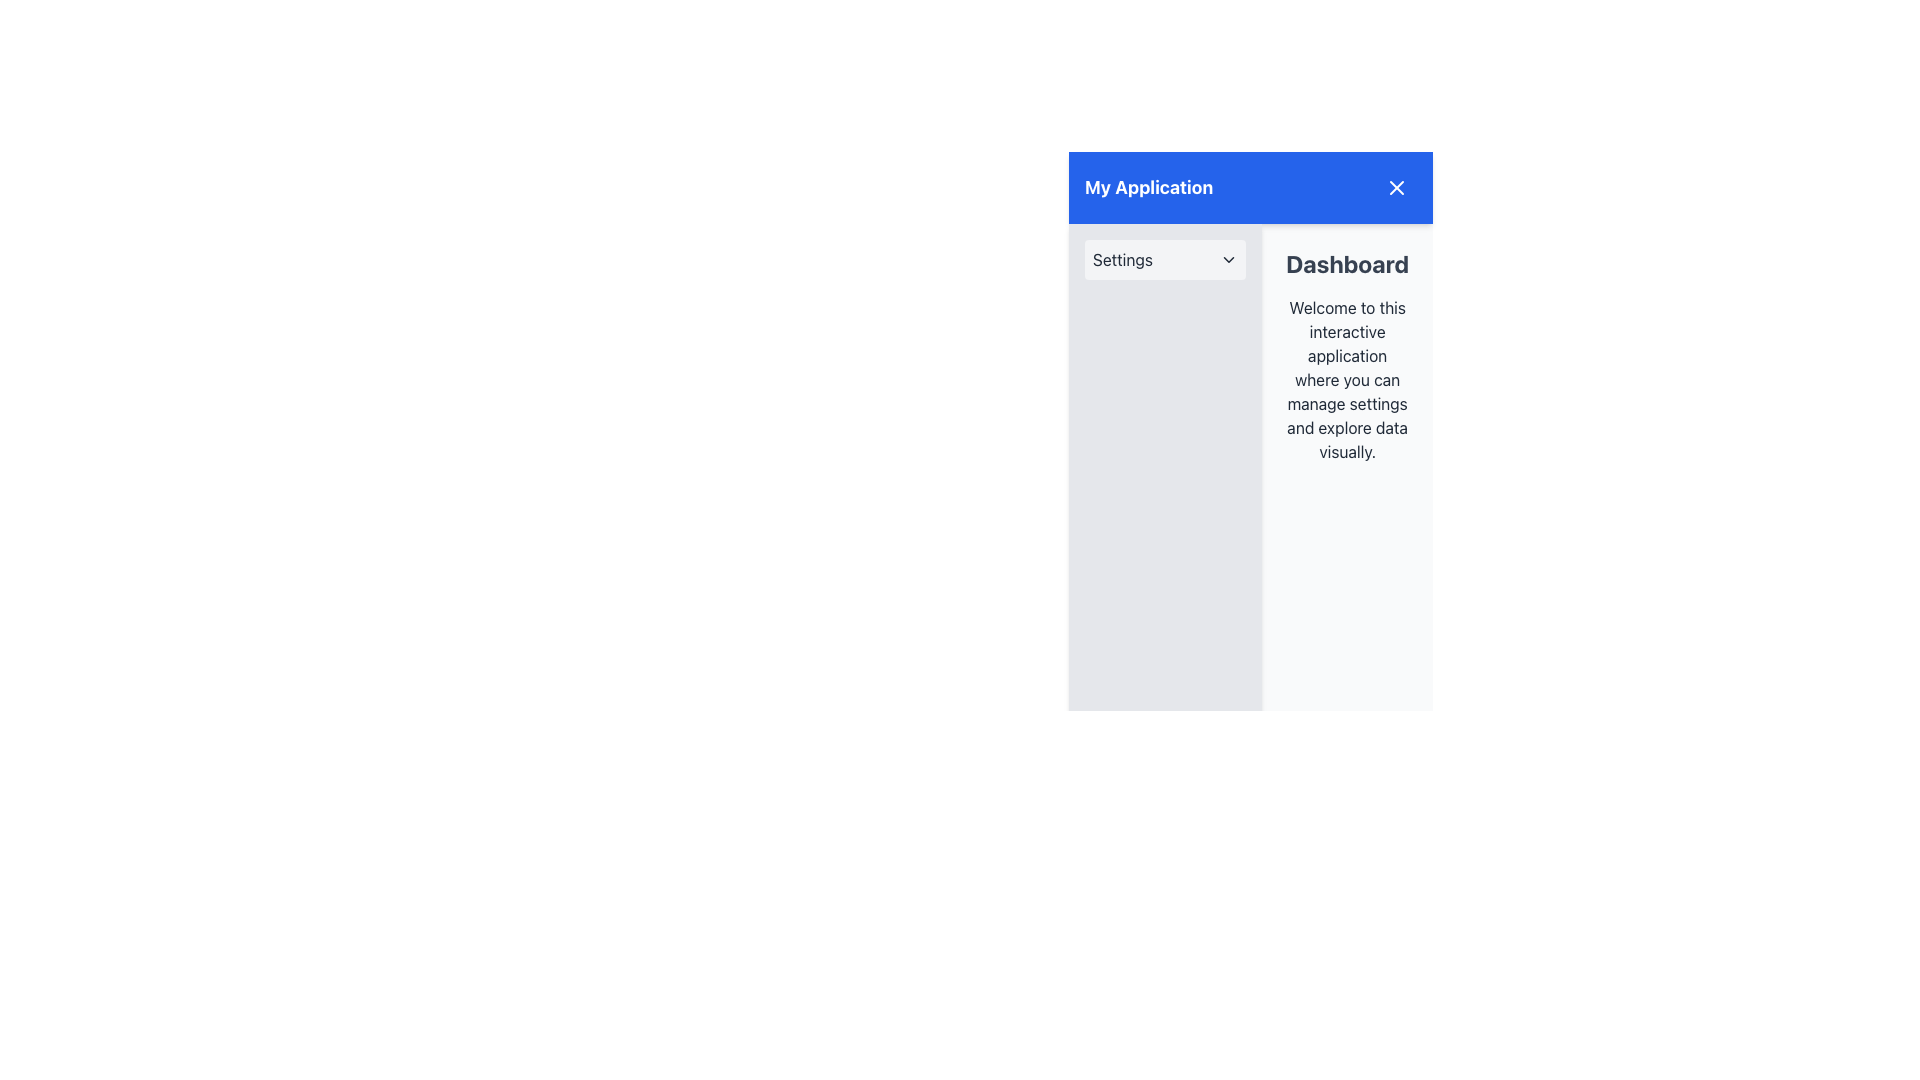 The width and height of the screenshot is (1920, 1080). What do you see at coordinates (1149, 188) in the screenshot?
I see `the Text label, which serves as the title of the application, located at the upper left of the header section` at bounding box center [1149, 188].